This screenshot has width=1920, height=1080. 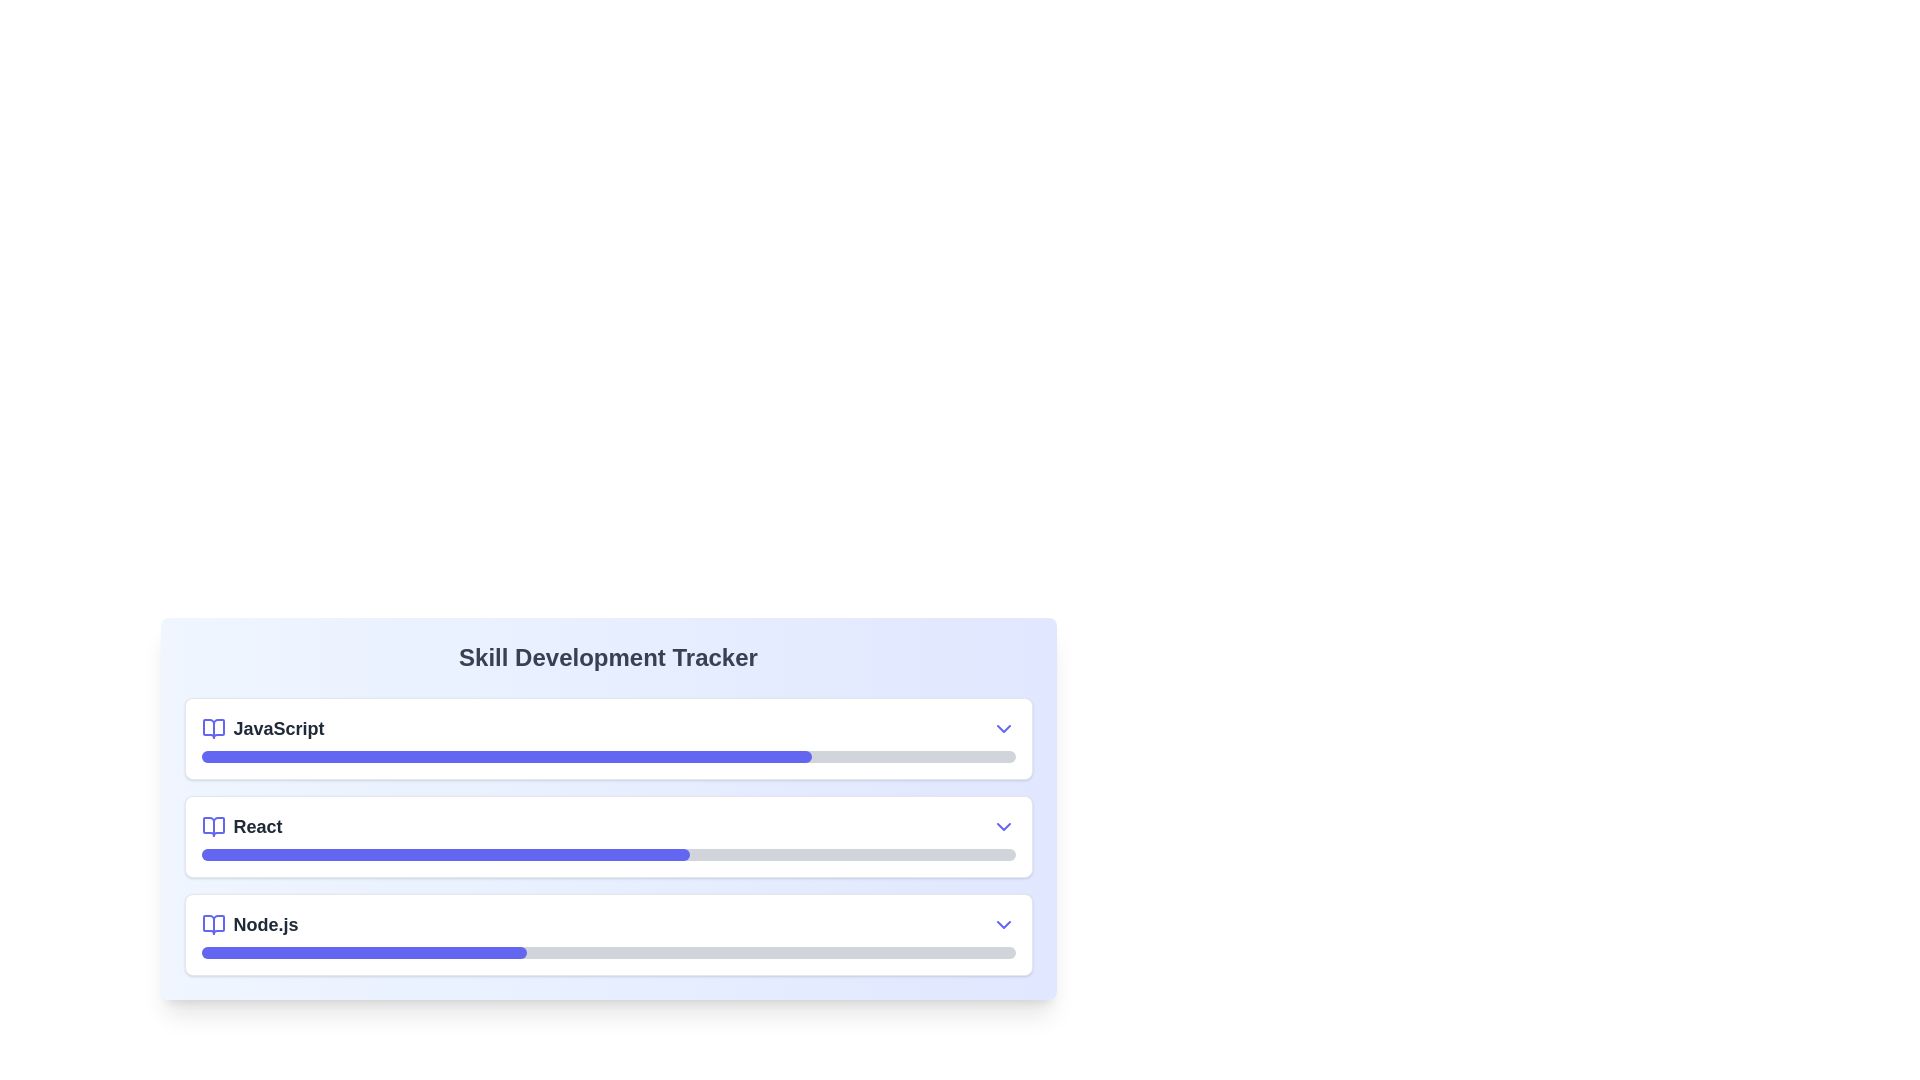 What do you see at coordinates (248, 925) in the screenshot?
I see `the 'Node.js' text label which is positioned to the right of a small book icon and is the third item in a vertical stacked list` at bounding box center [248, 925].